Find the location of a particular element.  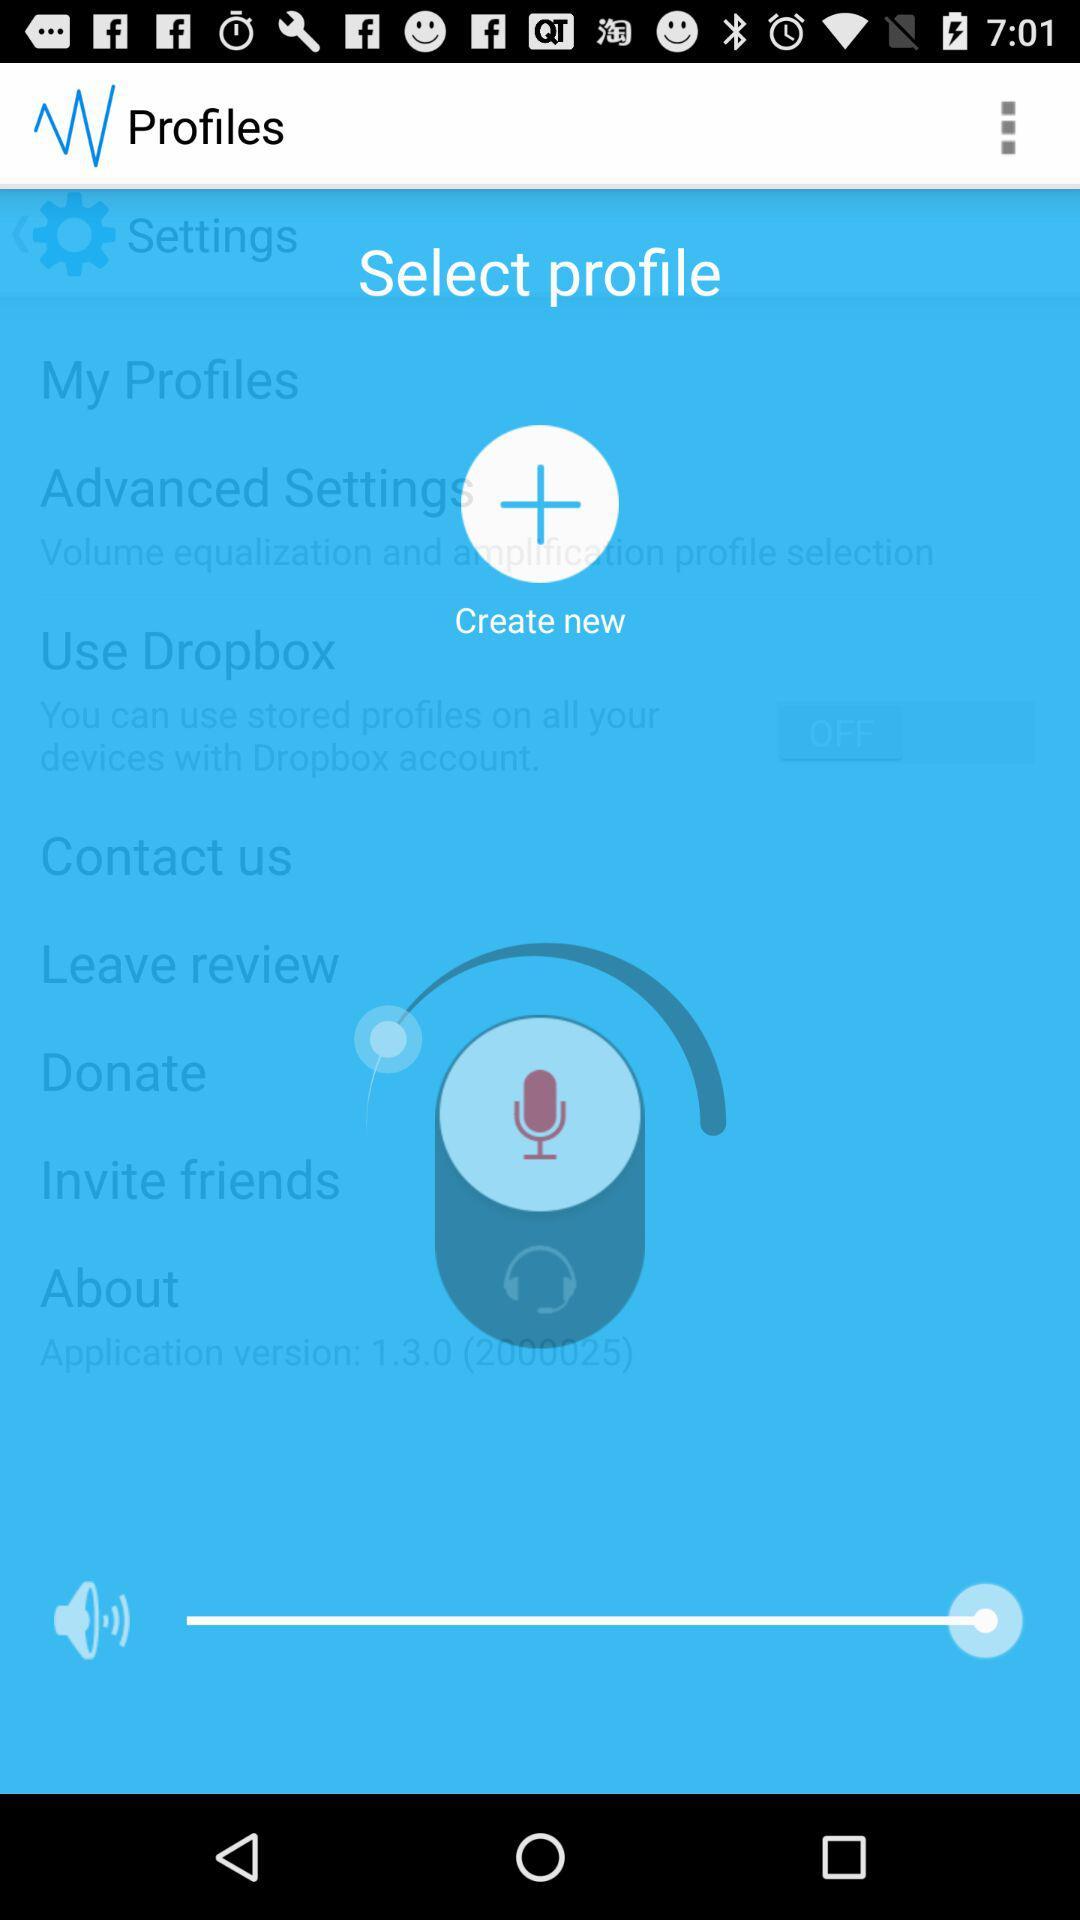

the app next to the profiles is located at coordinates (1006, 124).